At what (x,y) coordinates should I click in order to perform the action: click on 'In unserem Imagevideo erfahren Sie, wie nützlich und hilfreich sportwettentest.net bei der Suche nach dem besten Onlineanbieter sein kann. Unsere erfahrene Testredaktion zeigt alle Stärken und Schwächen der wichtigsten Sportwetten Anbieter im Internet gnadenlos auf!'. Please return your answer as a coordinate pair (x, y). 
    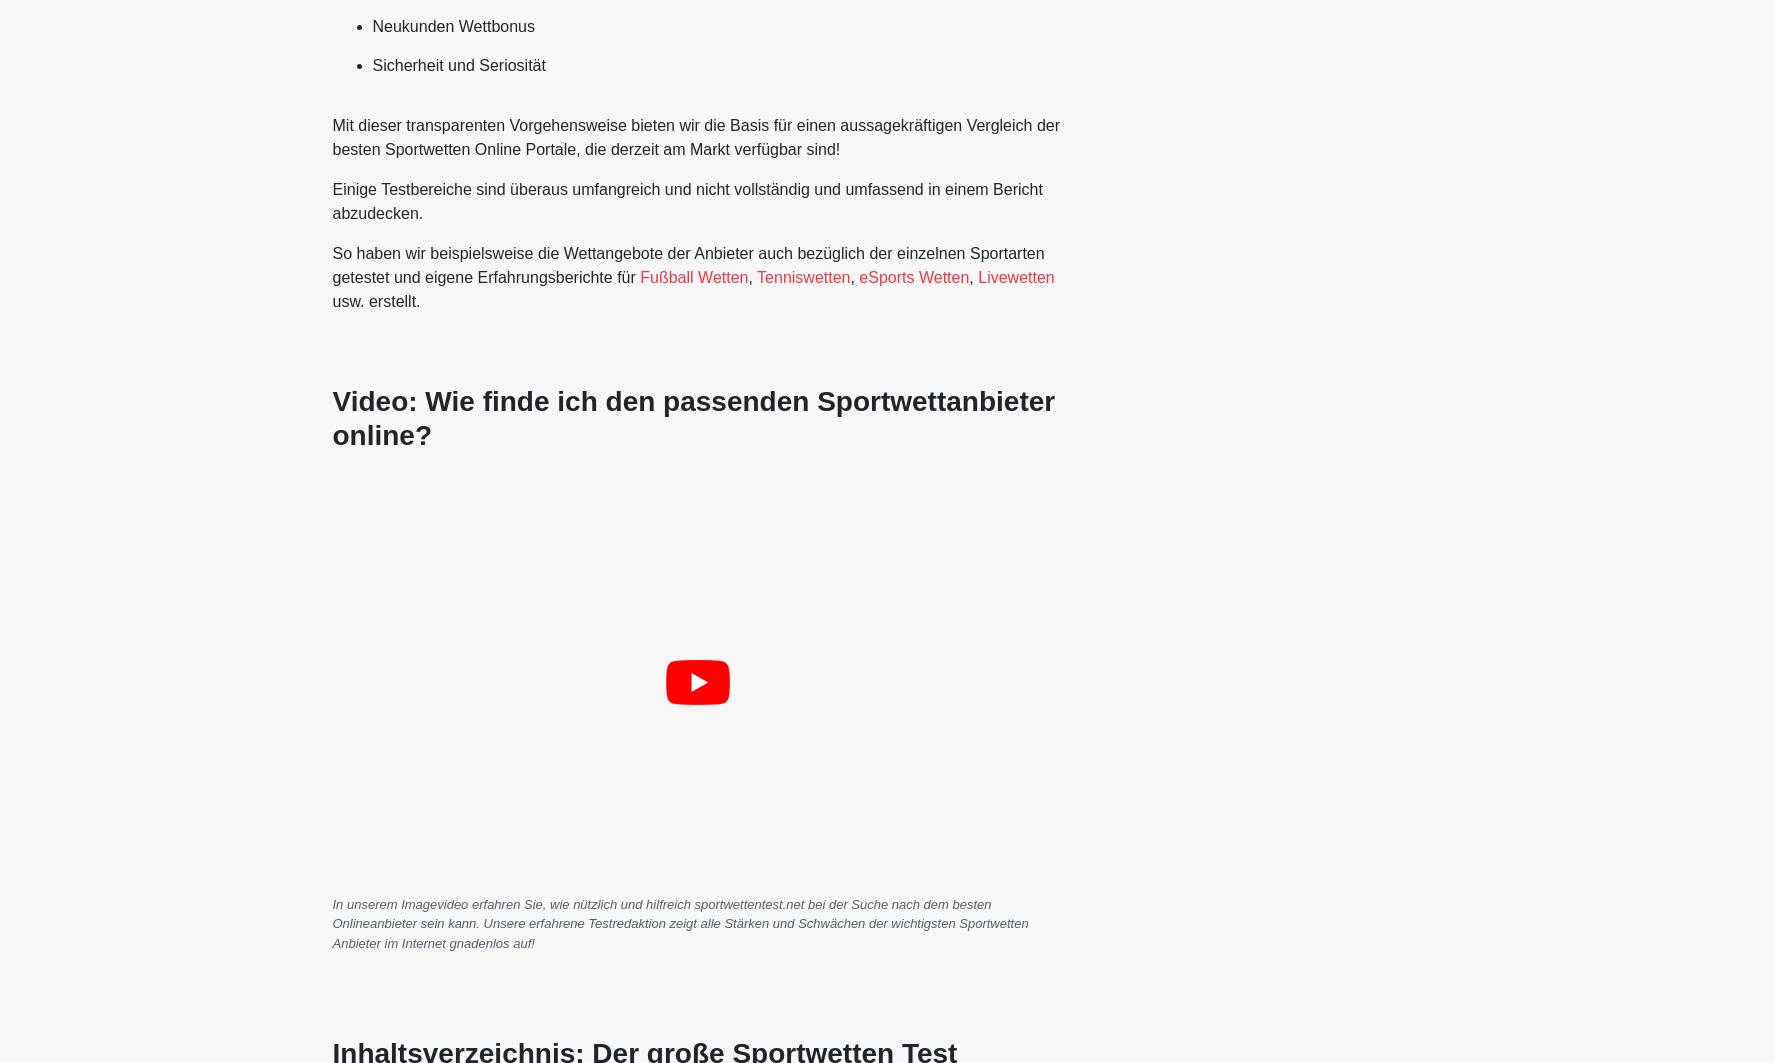
    Looking at the image, I should click on (330, 922).